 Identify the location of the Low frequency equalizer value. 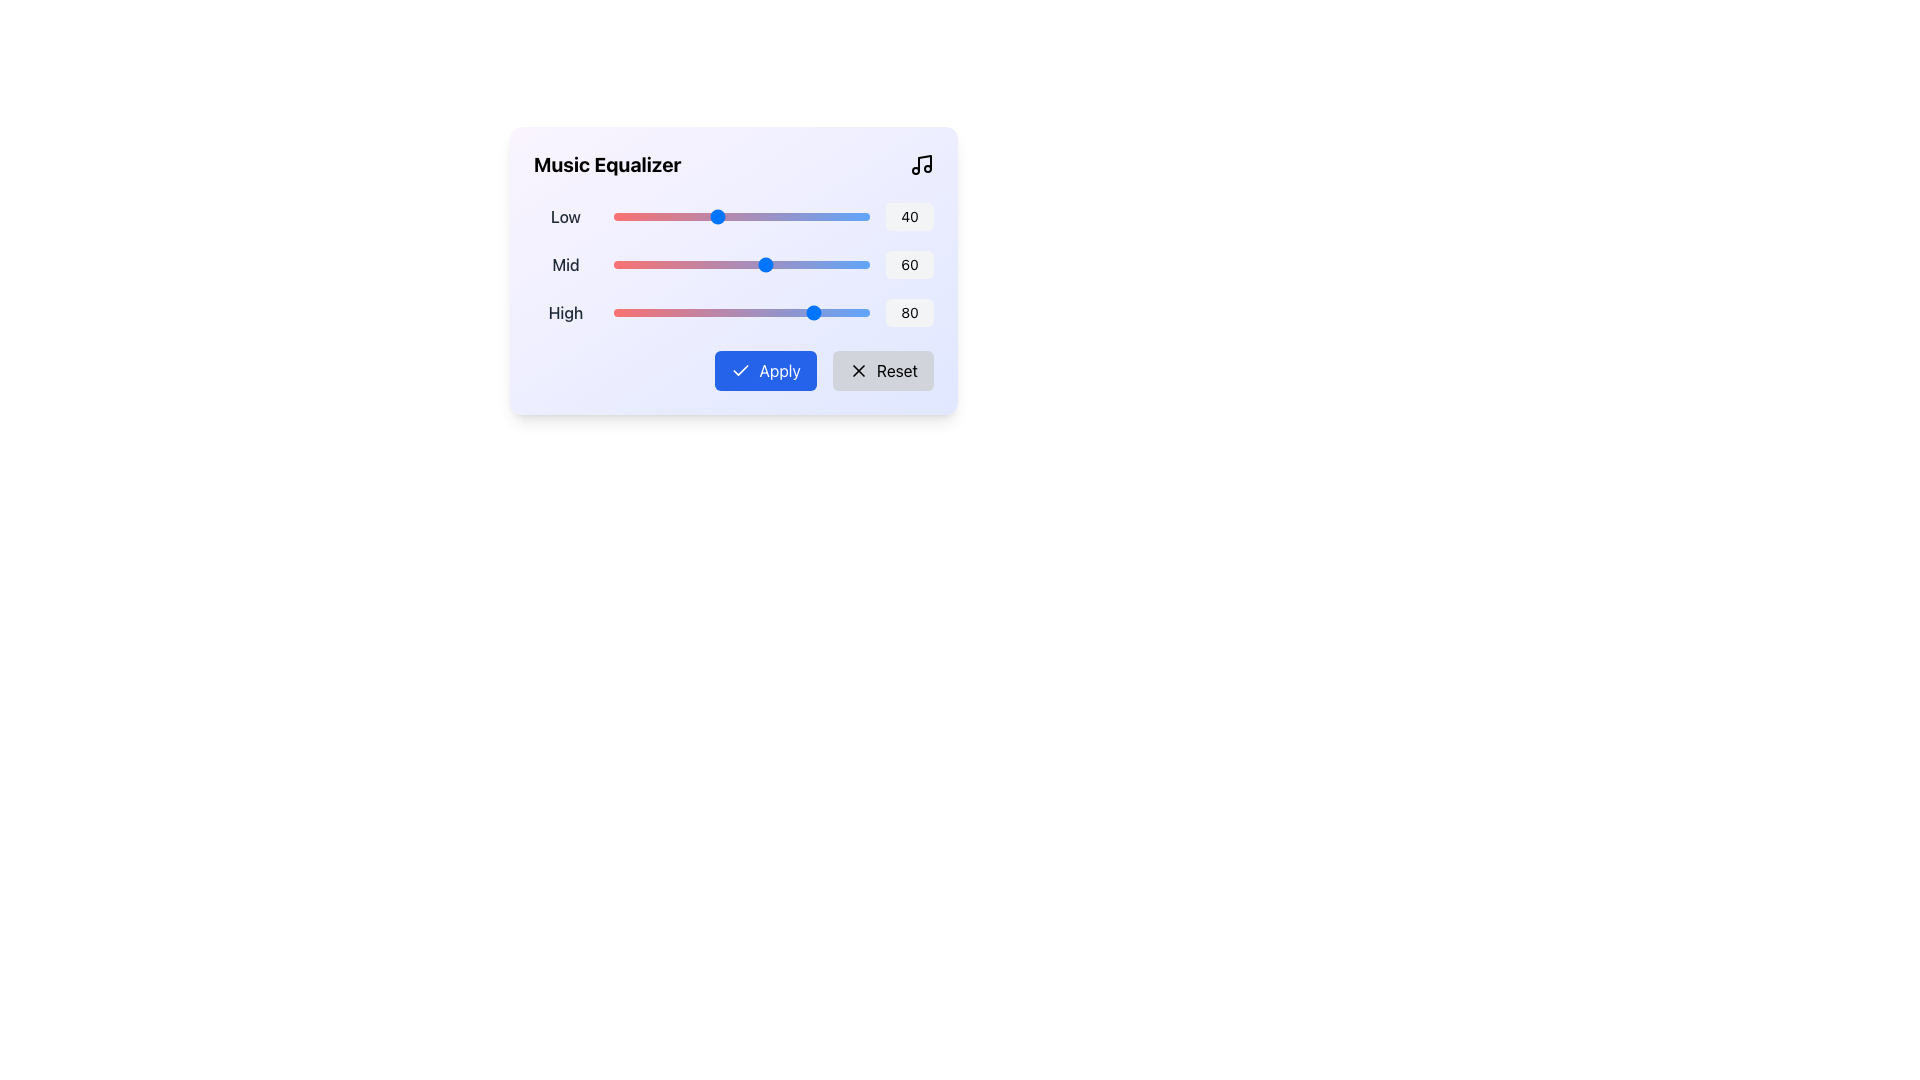
(758, 216).